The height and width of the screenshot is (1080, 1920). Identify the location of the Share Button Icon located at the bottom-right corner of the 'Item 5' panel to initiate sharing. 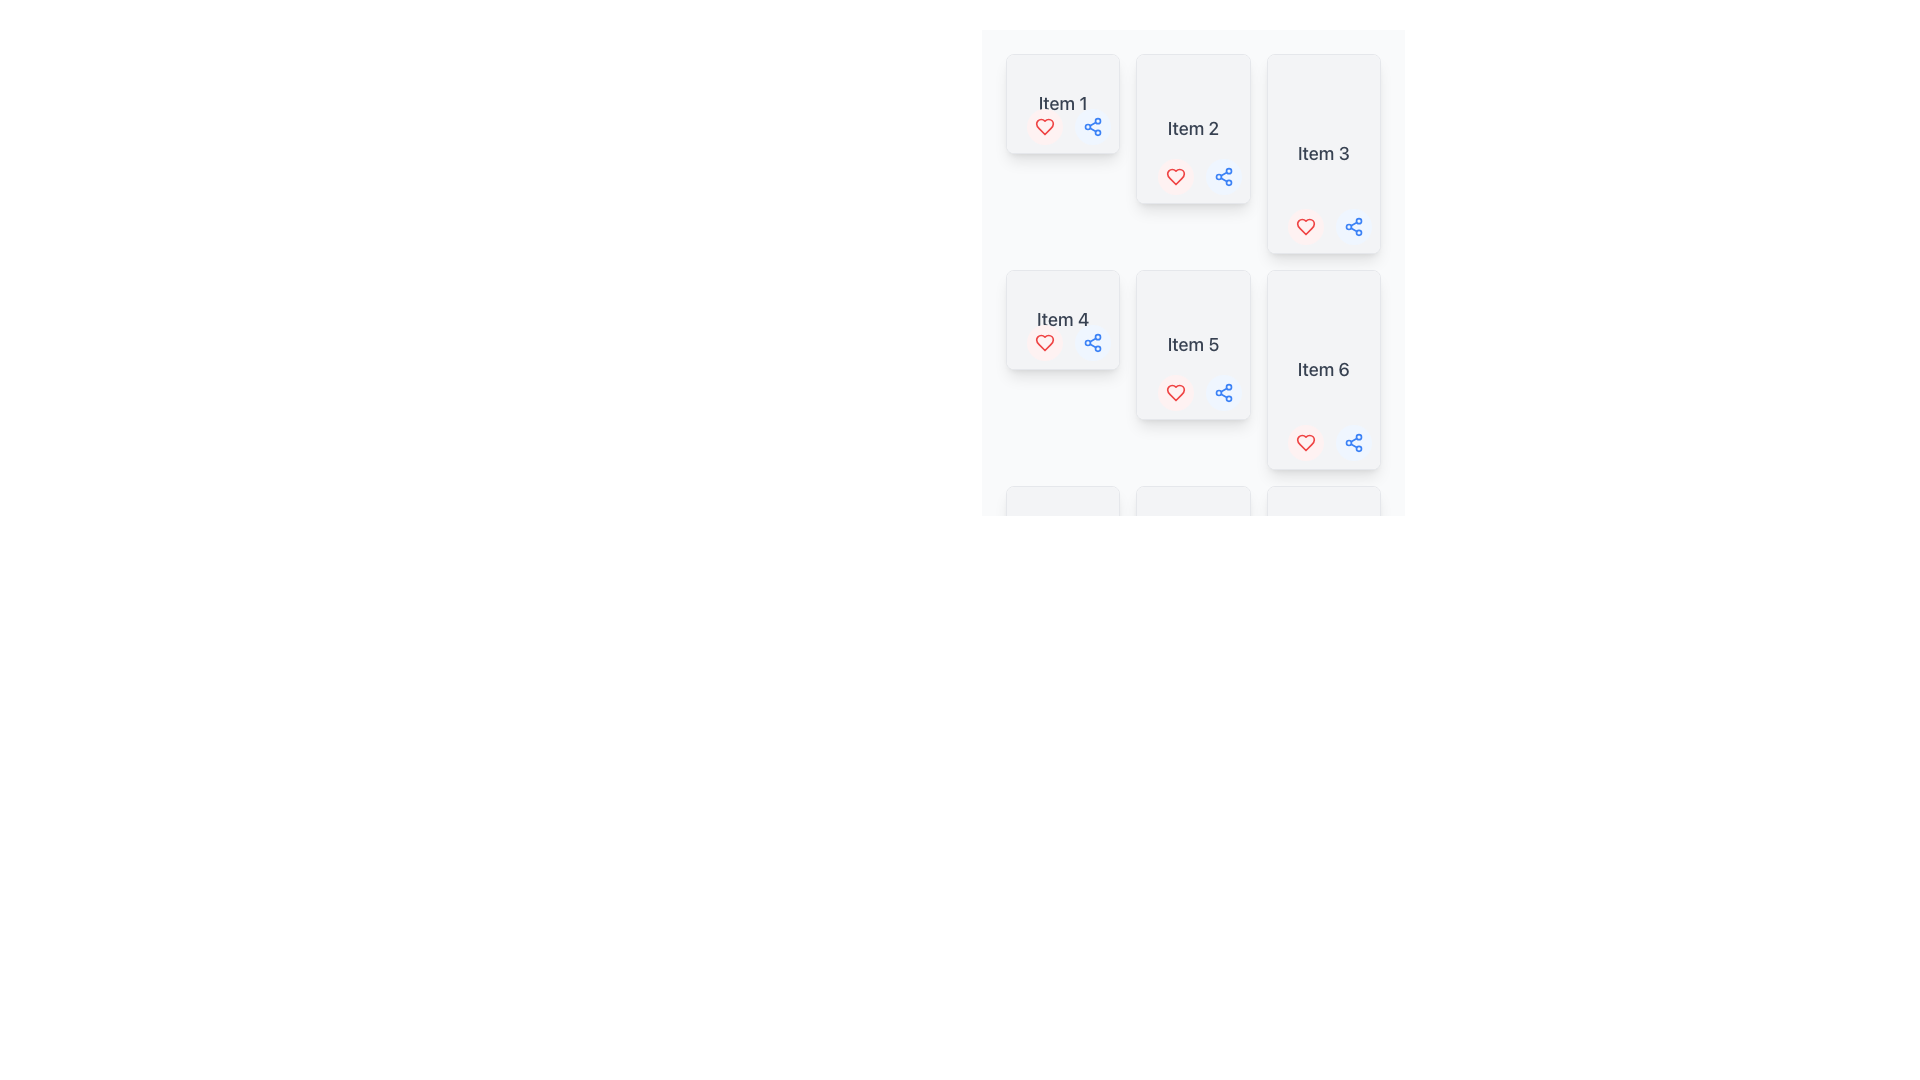
(1222, 393).